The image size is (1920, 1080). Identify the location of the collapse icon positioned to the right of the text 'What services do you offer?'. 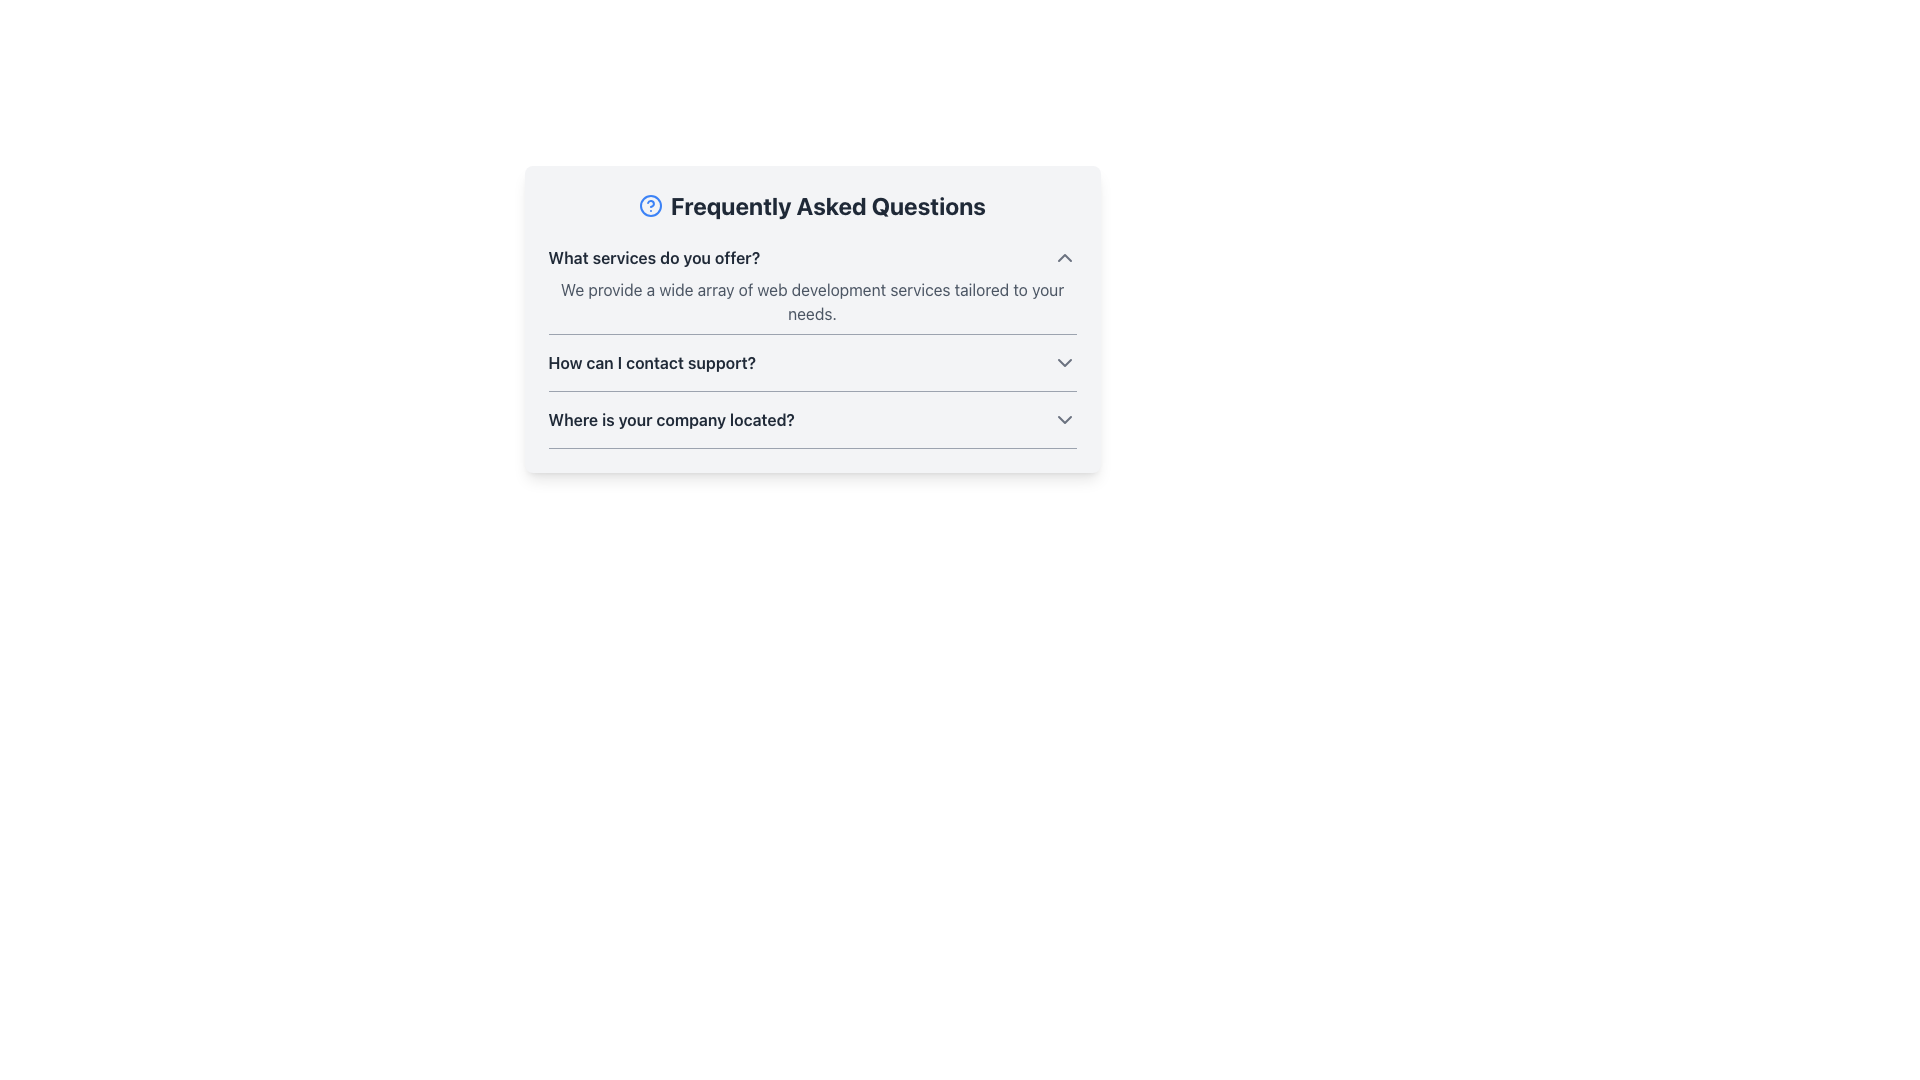
(1063, 257).